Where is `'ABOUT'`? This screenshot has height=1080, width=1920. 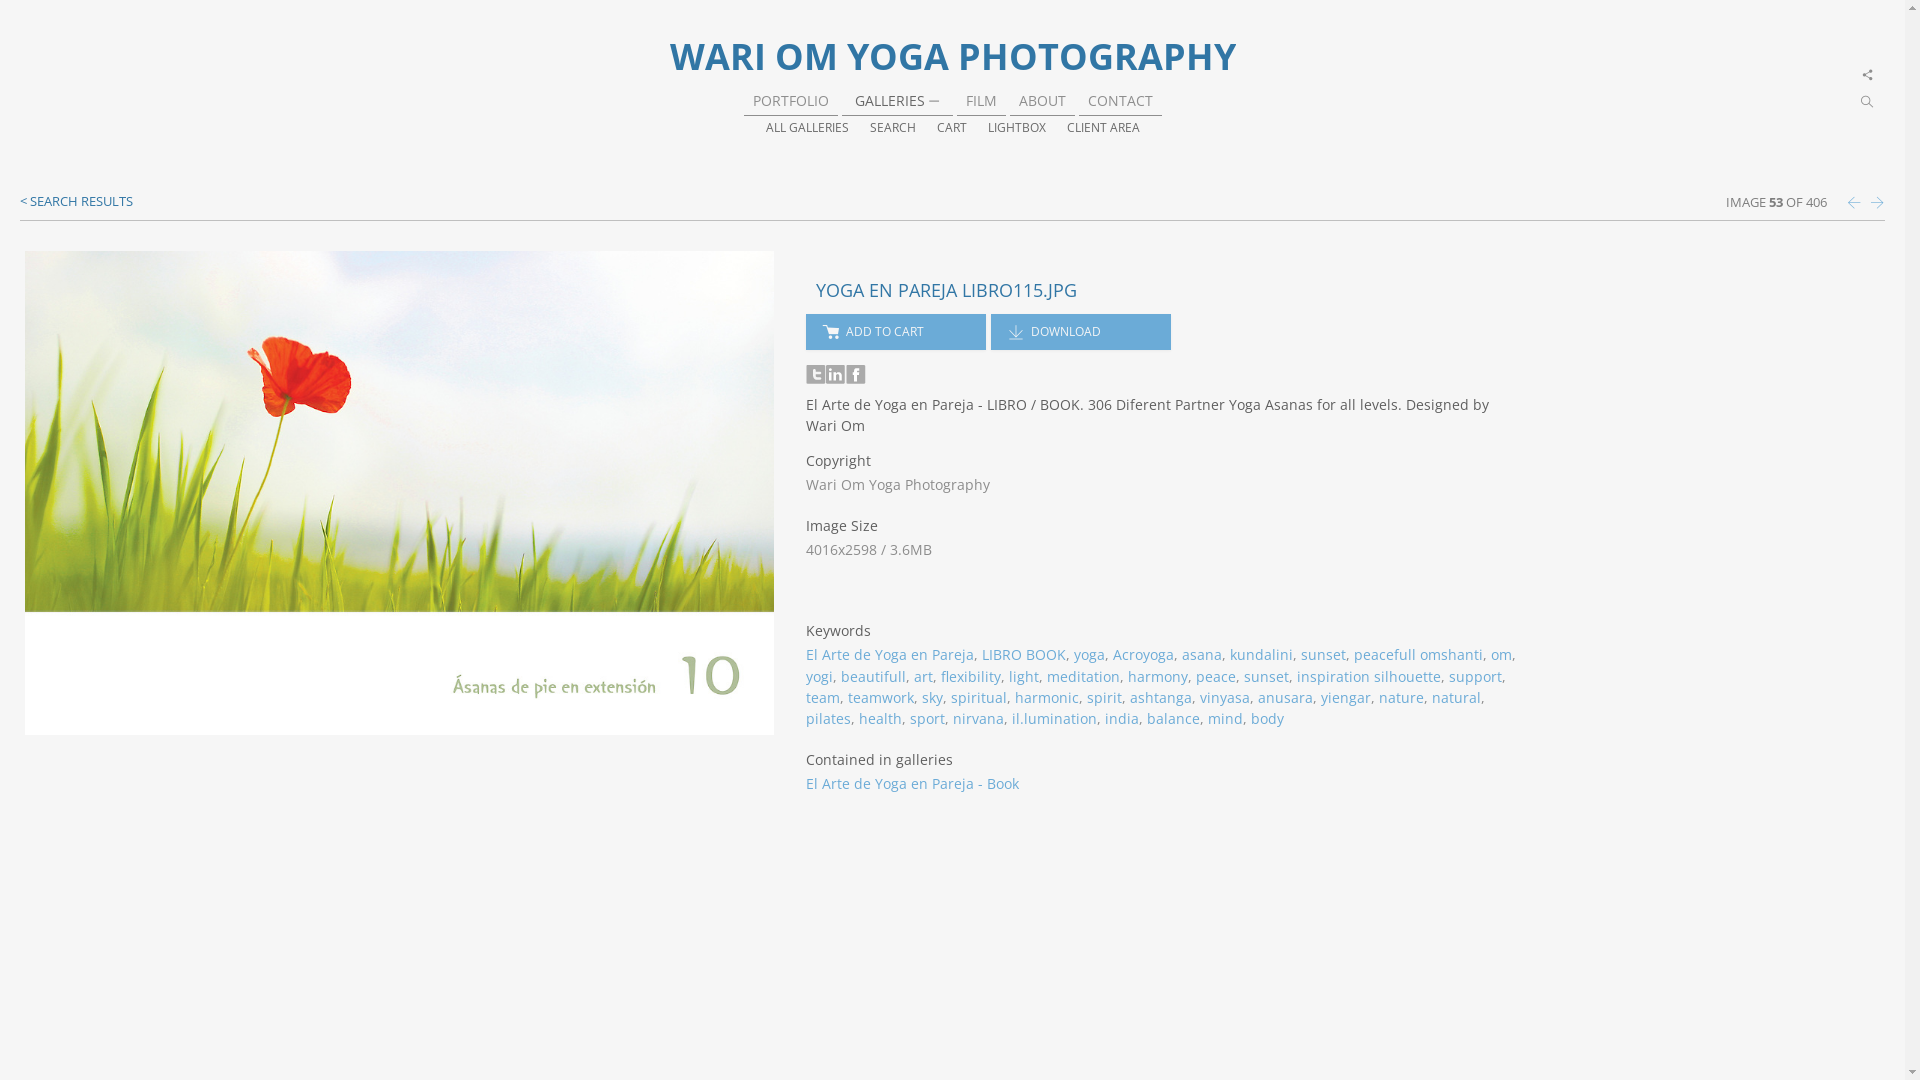
'ABOUT' is located at coordinates (1040, 100).